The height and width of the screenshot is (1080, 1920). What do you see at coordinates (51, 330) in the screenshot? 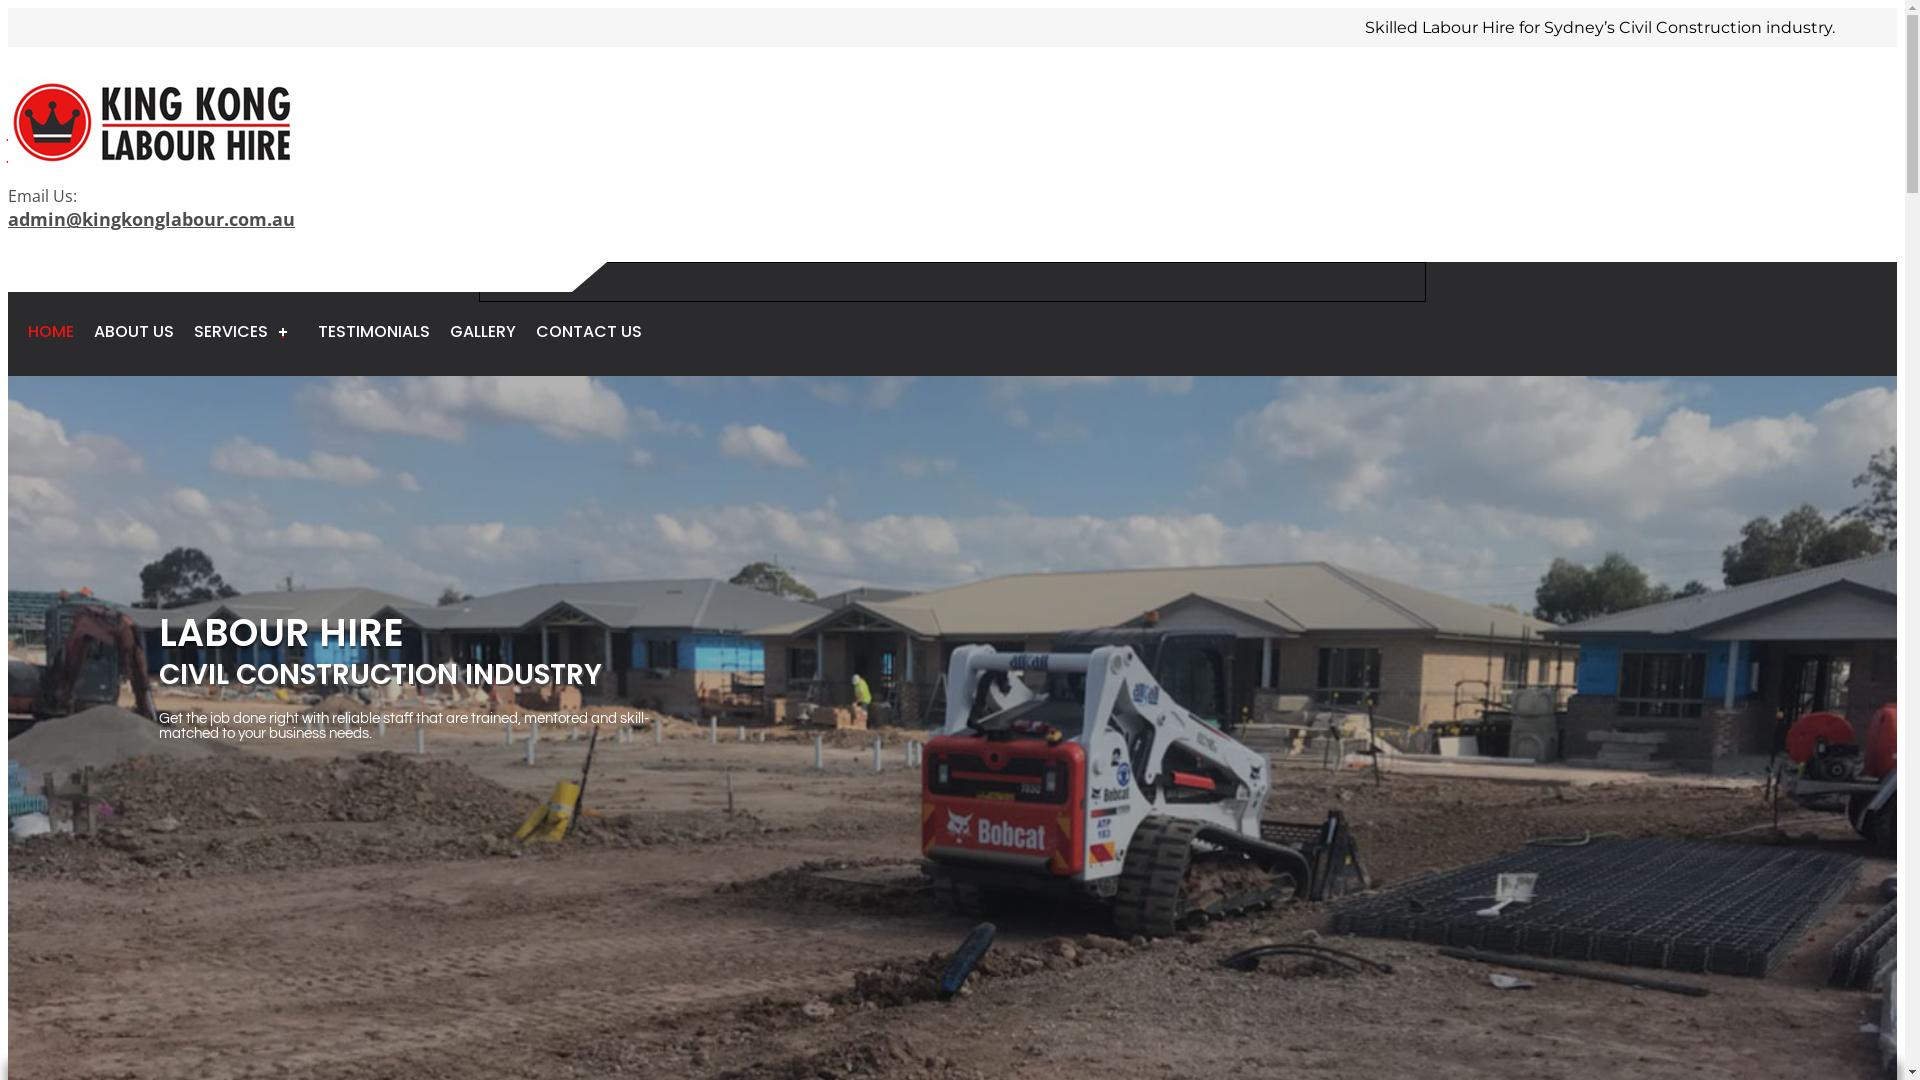
I see `'HOME'` at bounding box center [51, 330].